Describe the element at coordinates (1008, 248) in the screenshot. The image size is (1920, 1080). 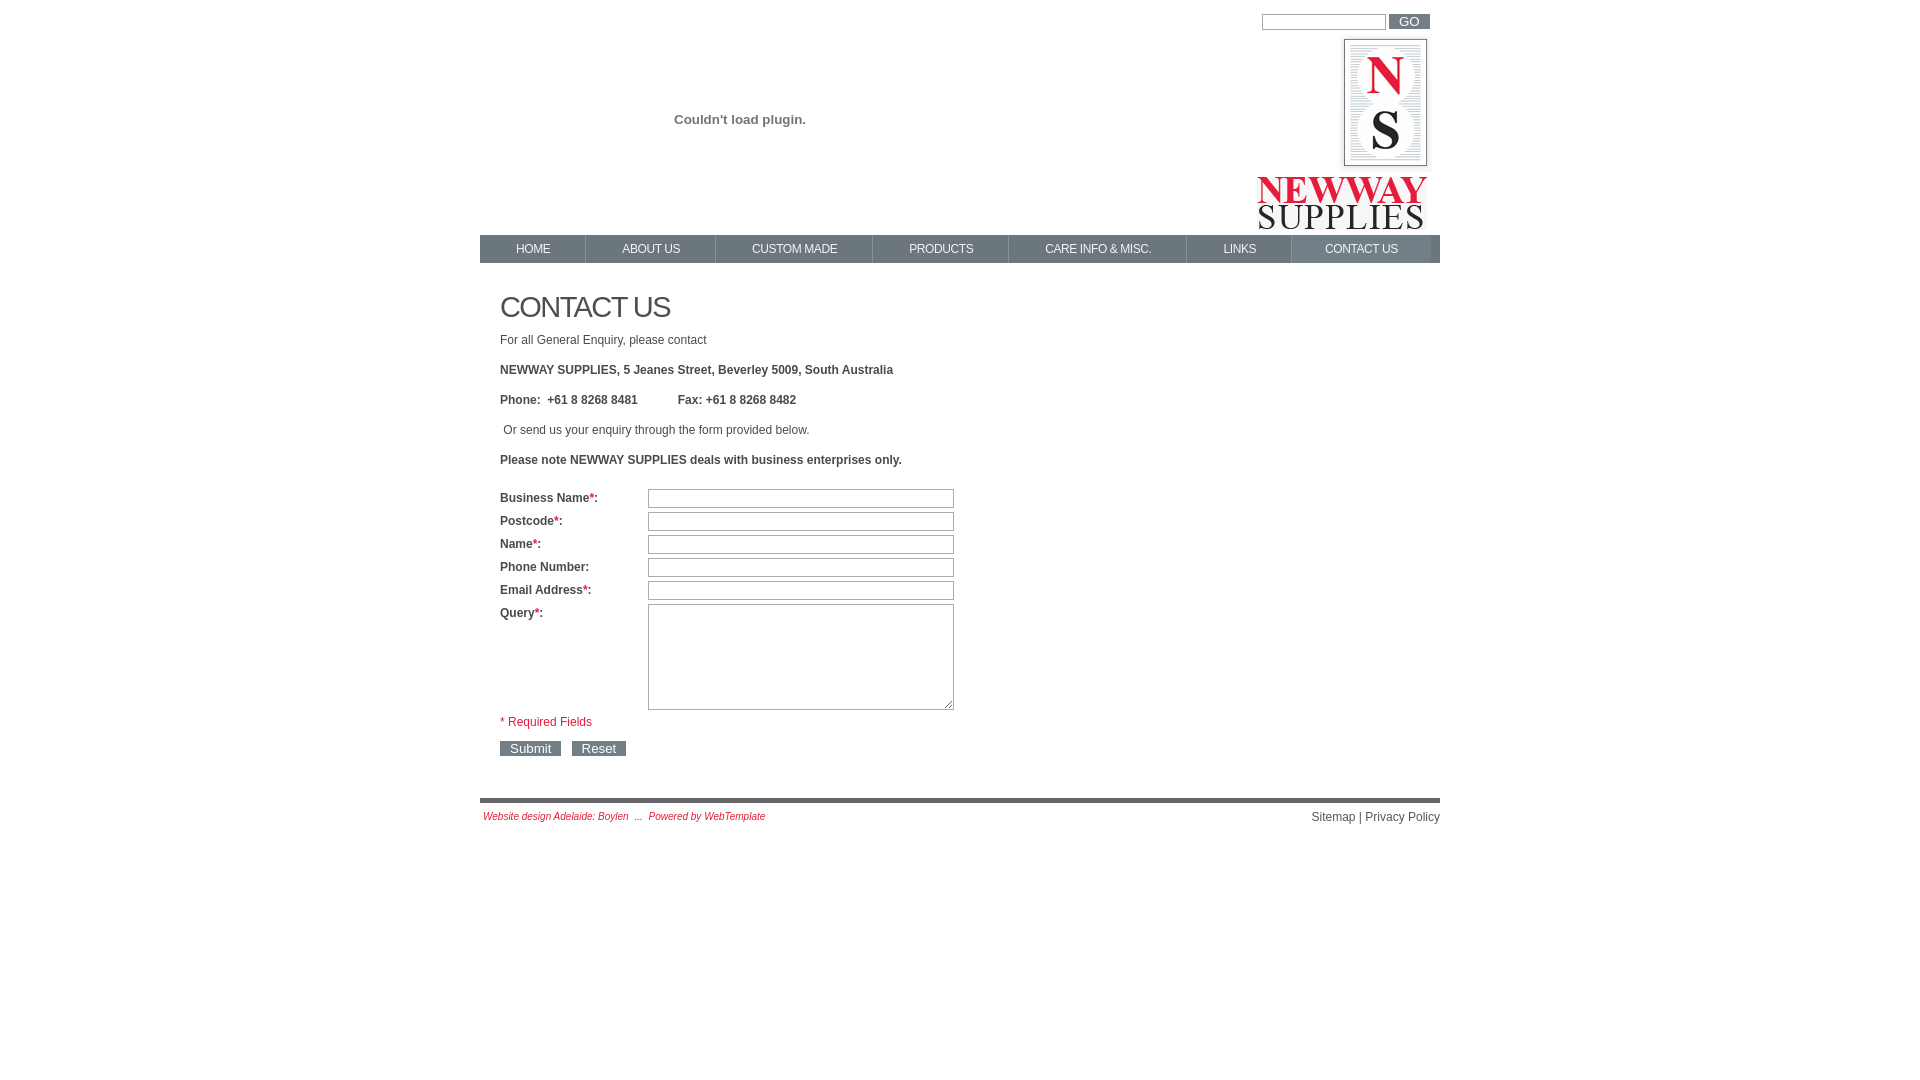
I see `'CARE INFO & MISC.'` at that location.